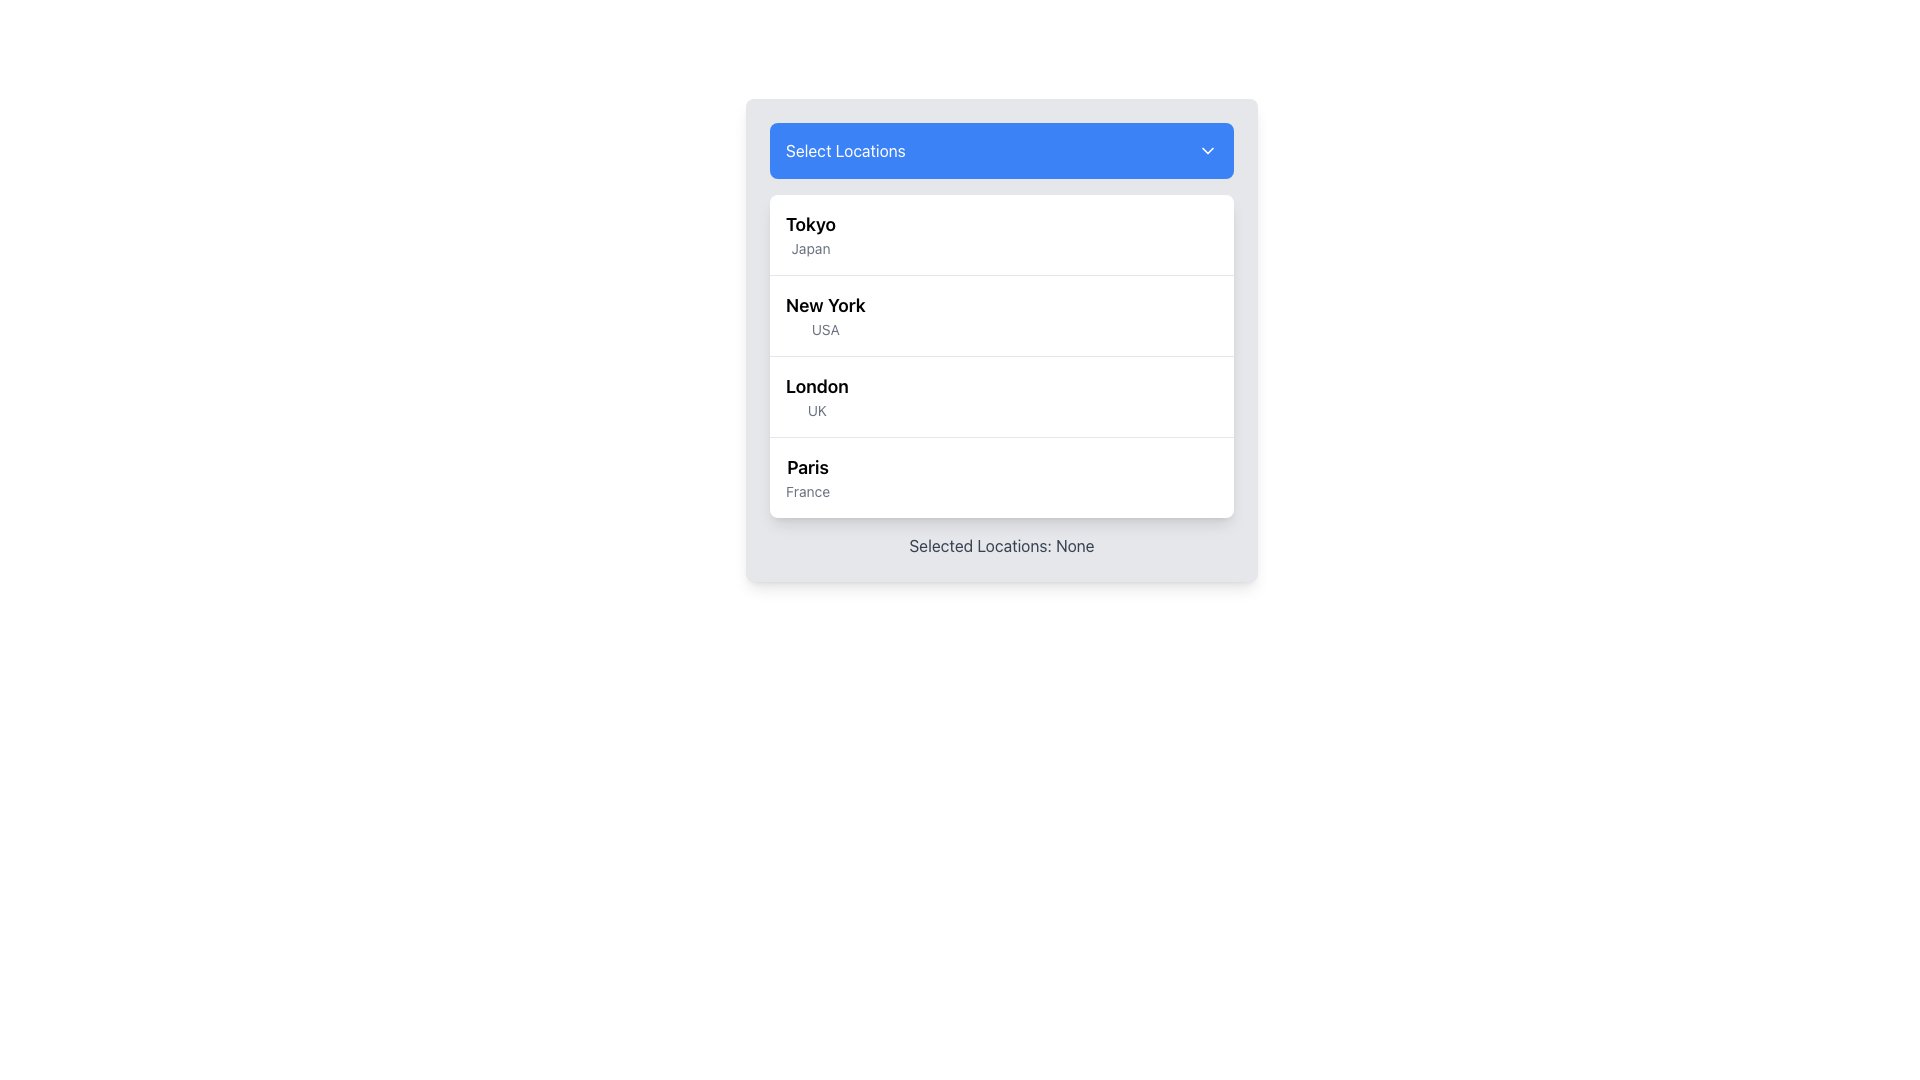 This screenshot has height=1080, width=1920. What do you see at coordinates (1002, 546) in the screenshot?
I see `the static text display that shows 'Selected Locations: None', located at the bottom of the selection panel` at bounding box center [1002, 546].